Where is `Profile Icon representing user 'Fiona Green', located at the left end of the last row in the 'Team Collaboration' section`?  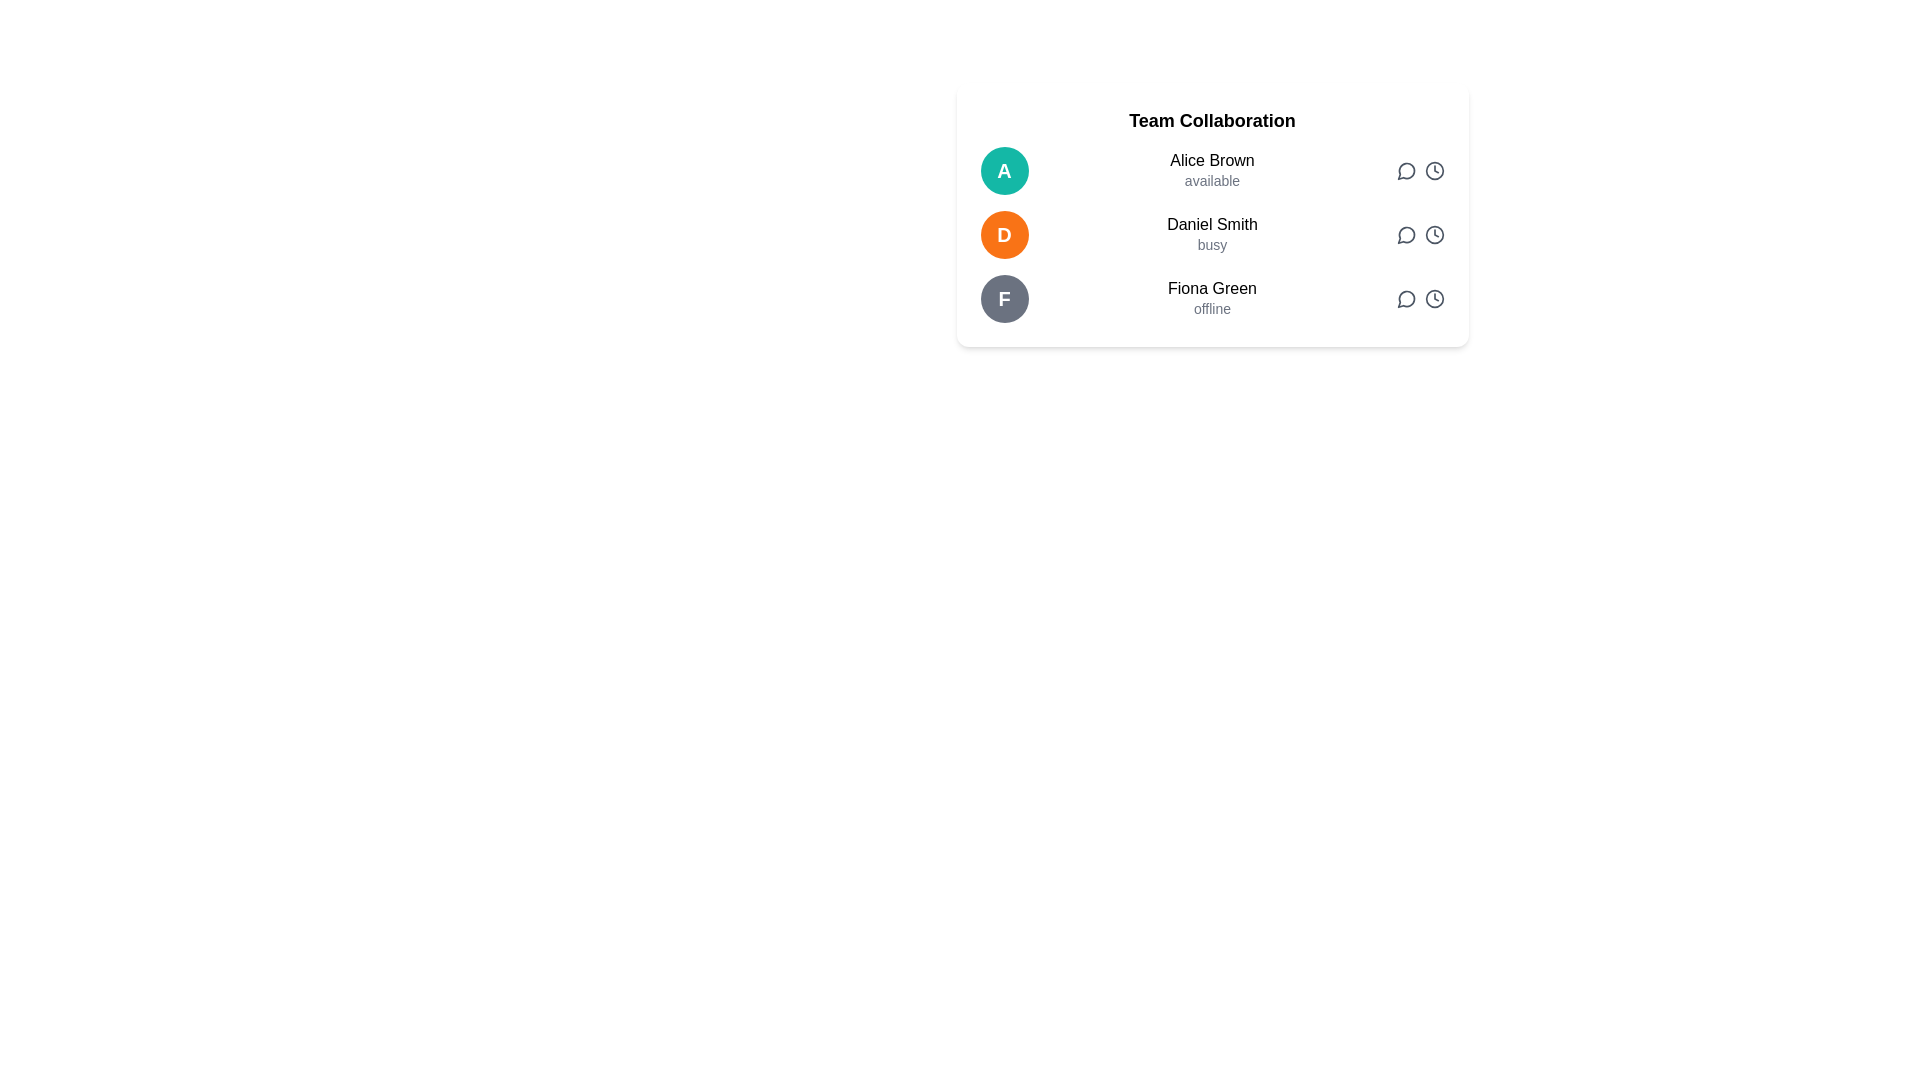
Profile Icon representing user 'Fiona Green', located at the left end of the last row in the 'Team Collaboration' section is located at coordinates (1004, 299).